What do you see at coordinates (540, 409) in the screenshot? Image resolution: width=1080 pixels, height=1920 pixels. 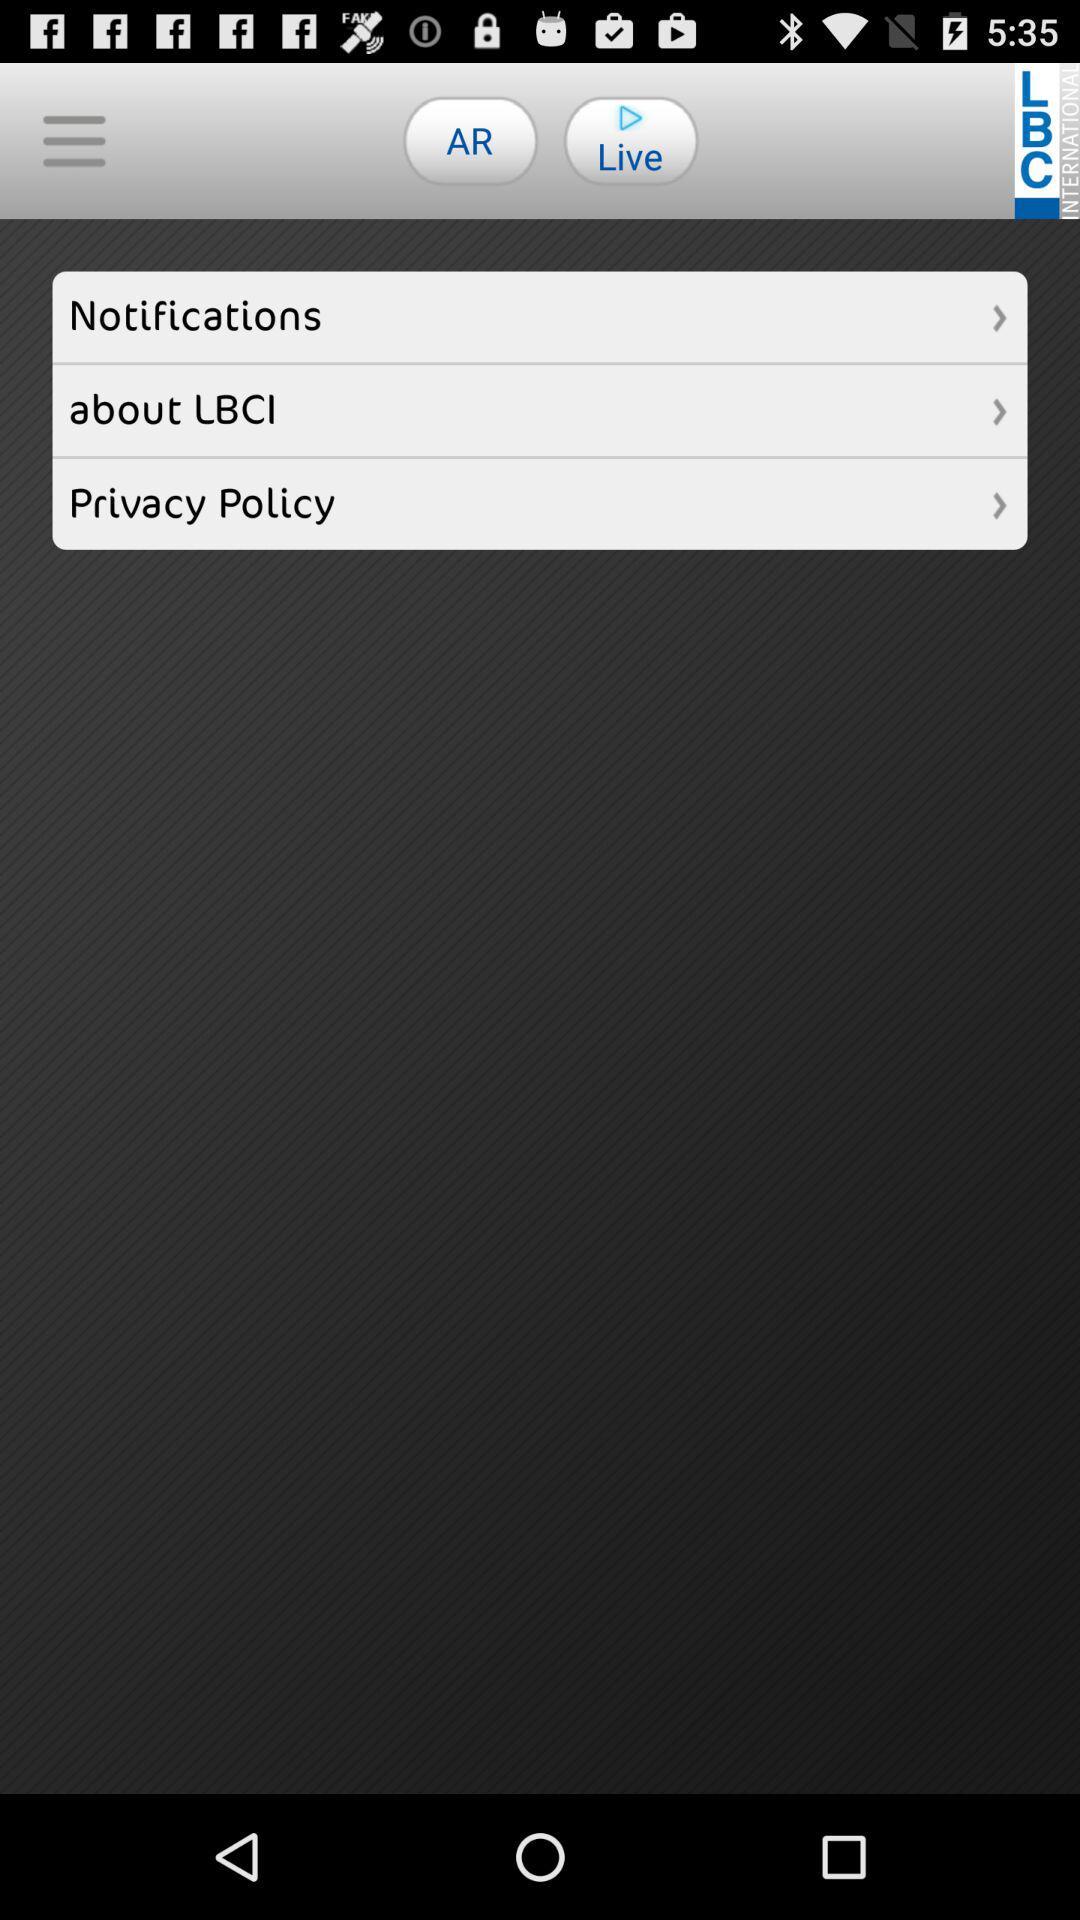 I see `the about lbci icon` at bounding box center [540, 409].